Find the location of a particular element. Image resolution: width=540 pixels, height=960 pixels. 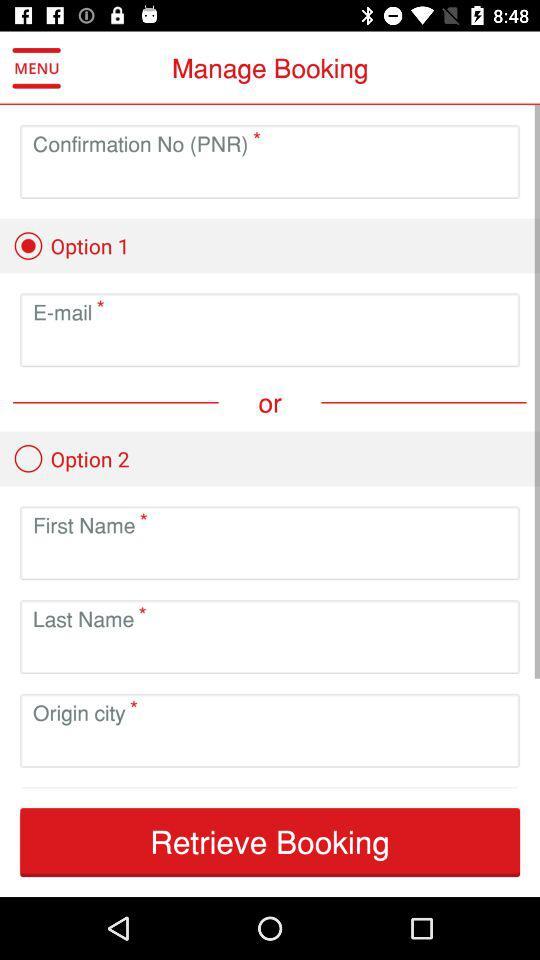

the retrieve booking icon is located at coordinates (270, 841).